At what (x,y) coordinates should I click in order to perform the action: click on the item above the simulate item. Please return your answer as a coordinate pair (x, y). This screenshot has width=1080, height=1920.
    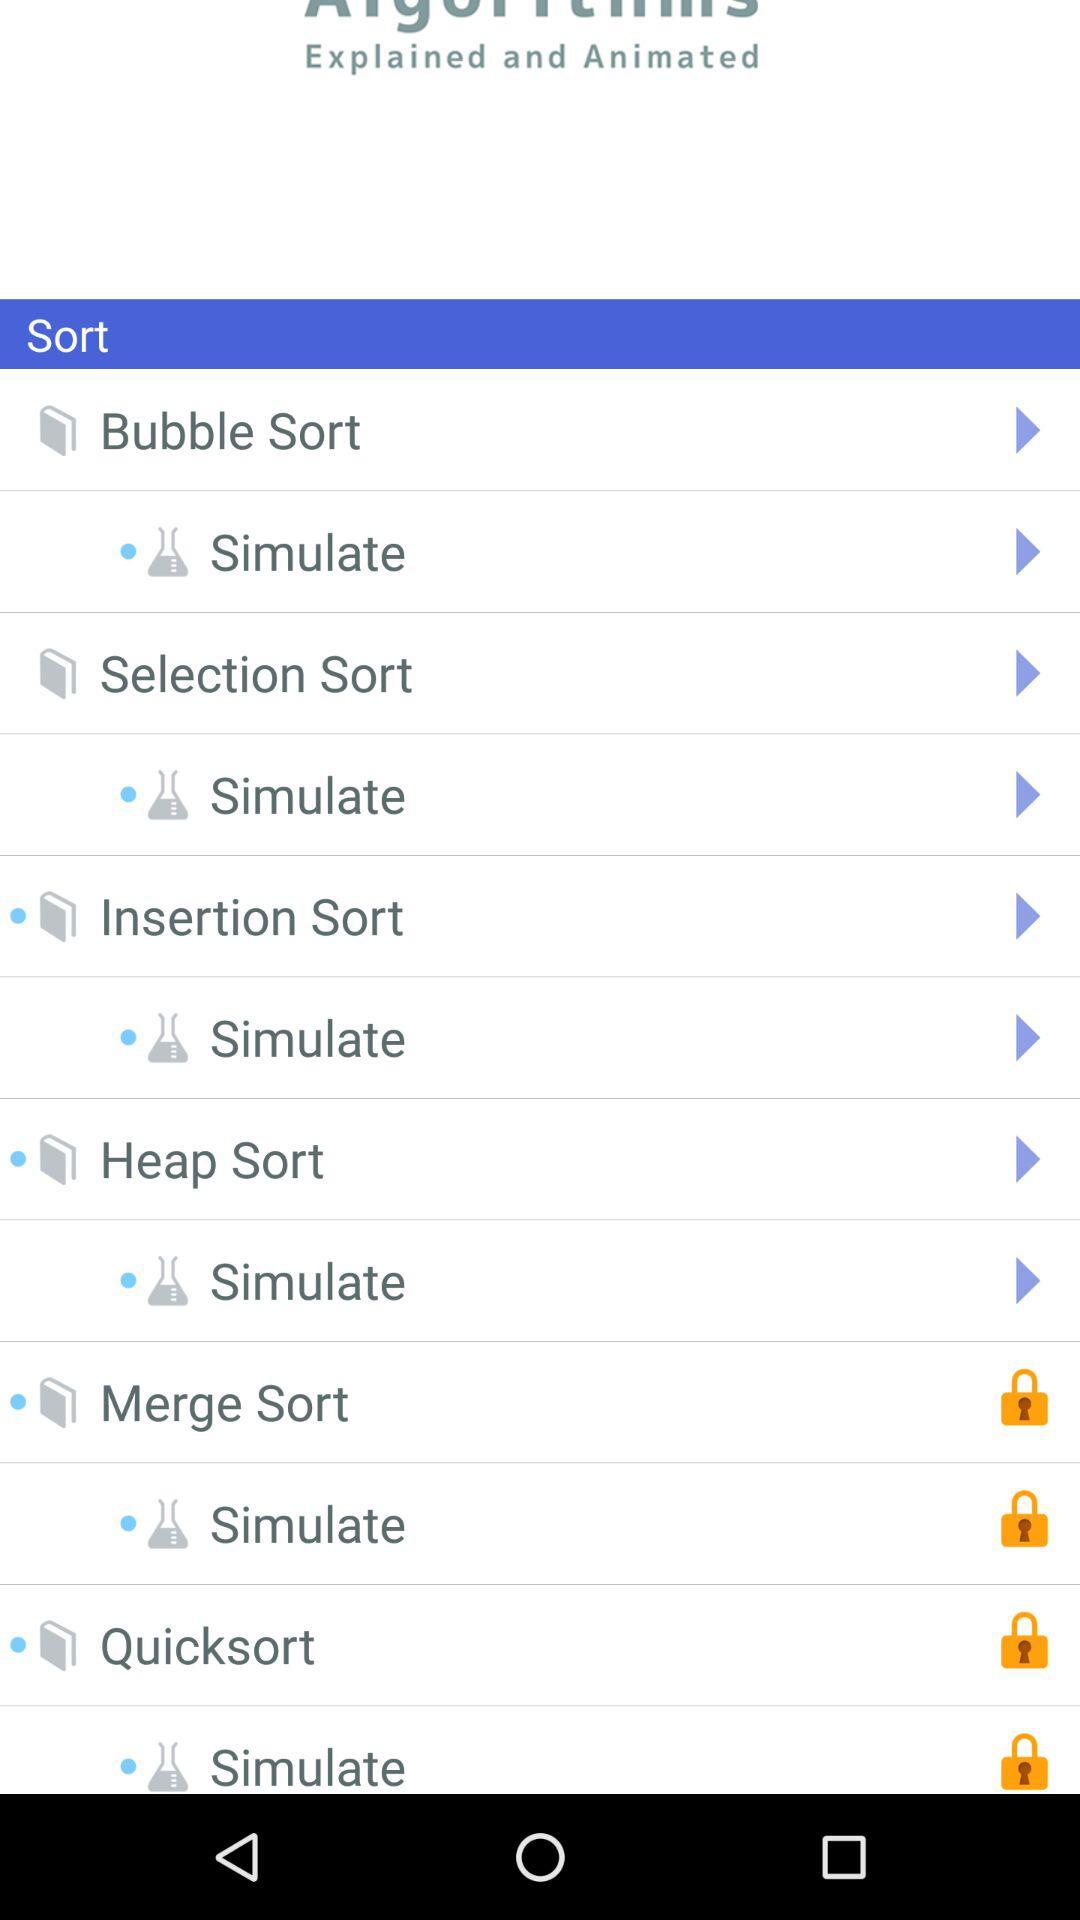
    Looking at the image, I should click on (250, 915).